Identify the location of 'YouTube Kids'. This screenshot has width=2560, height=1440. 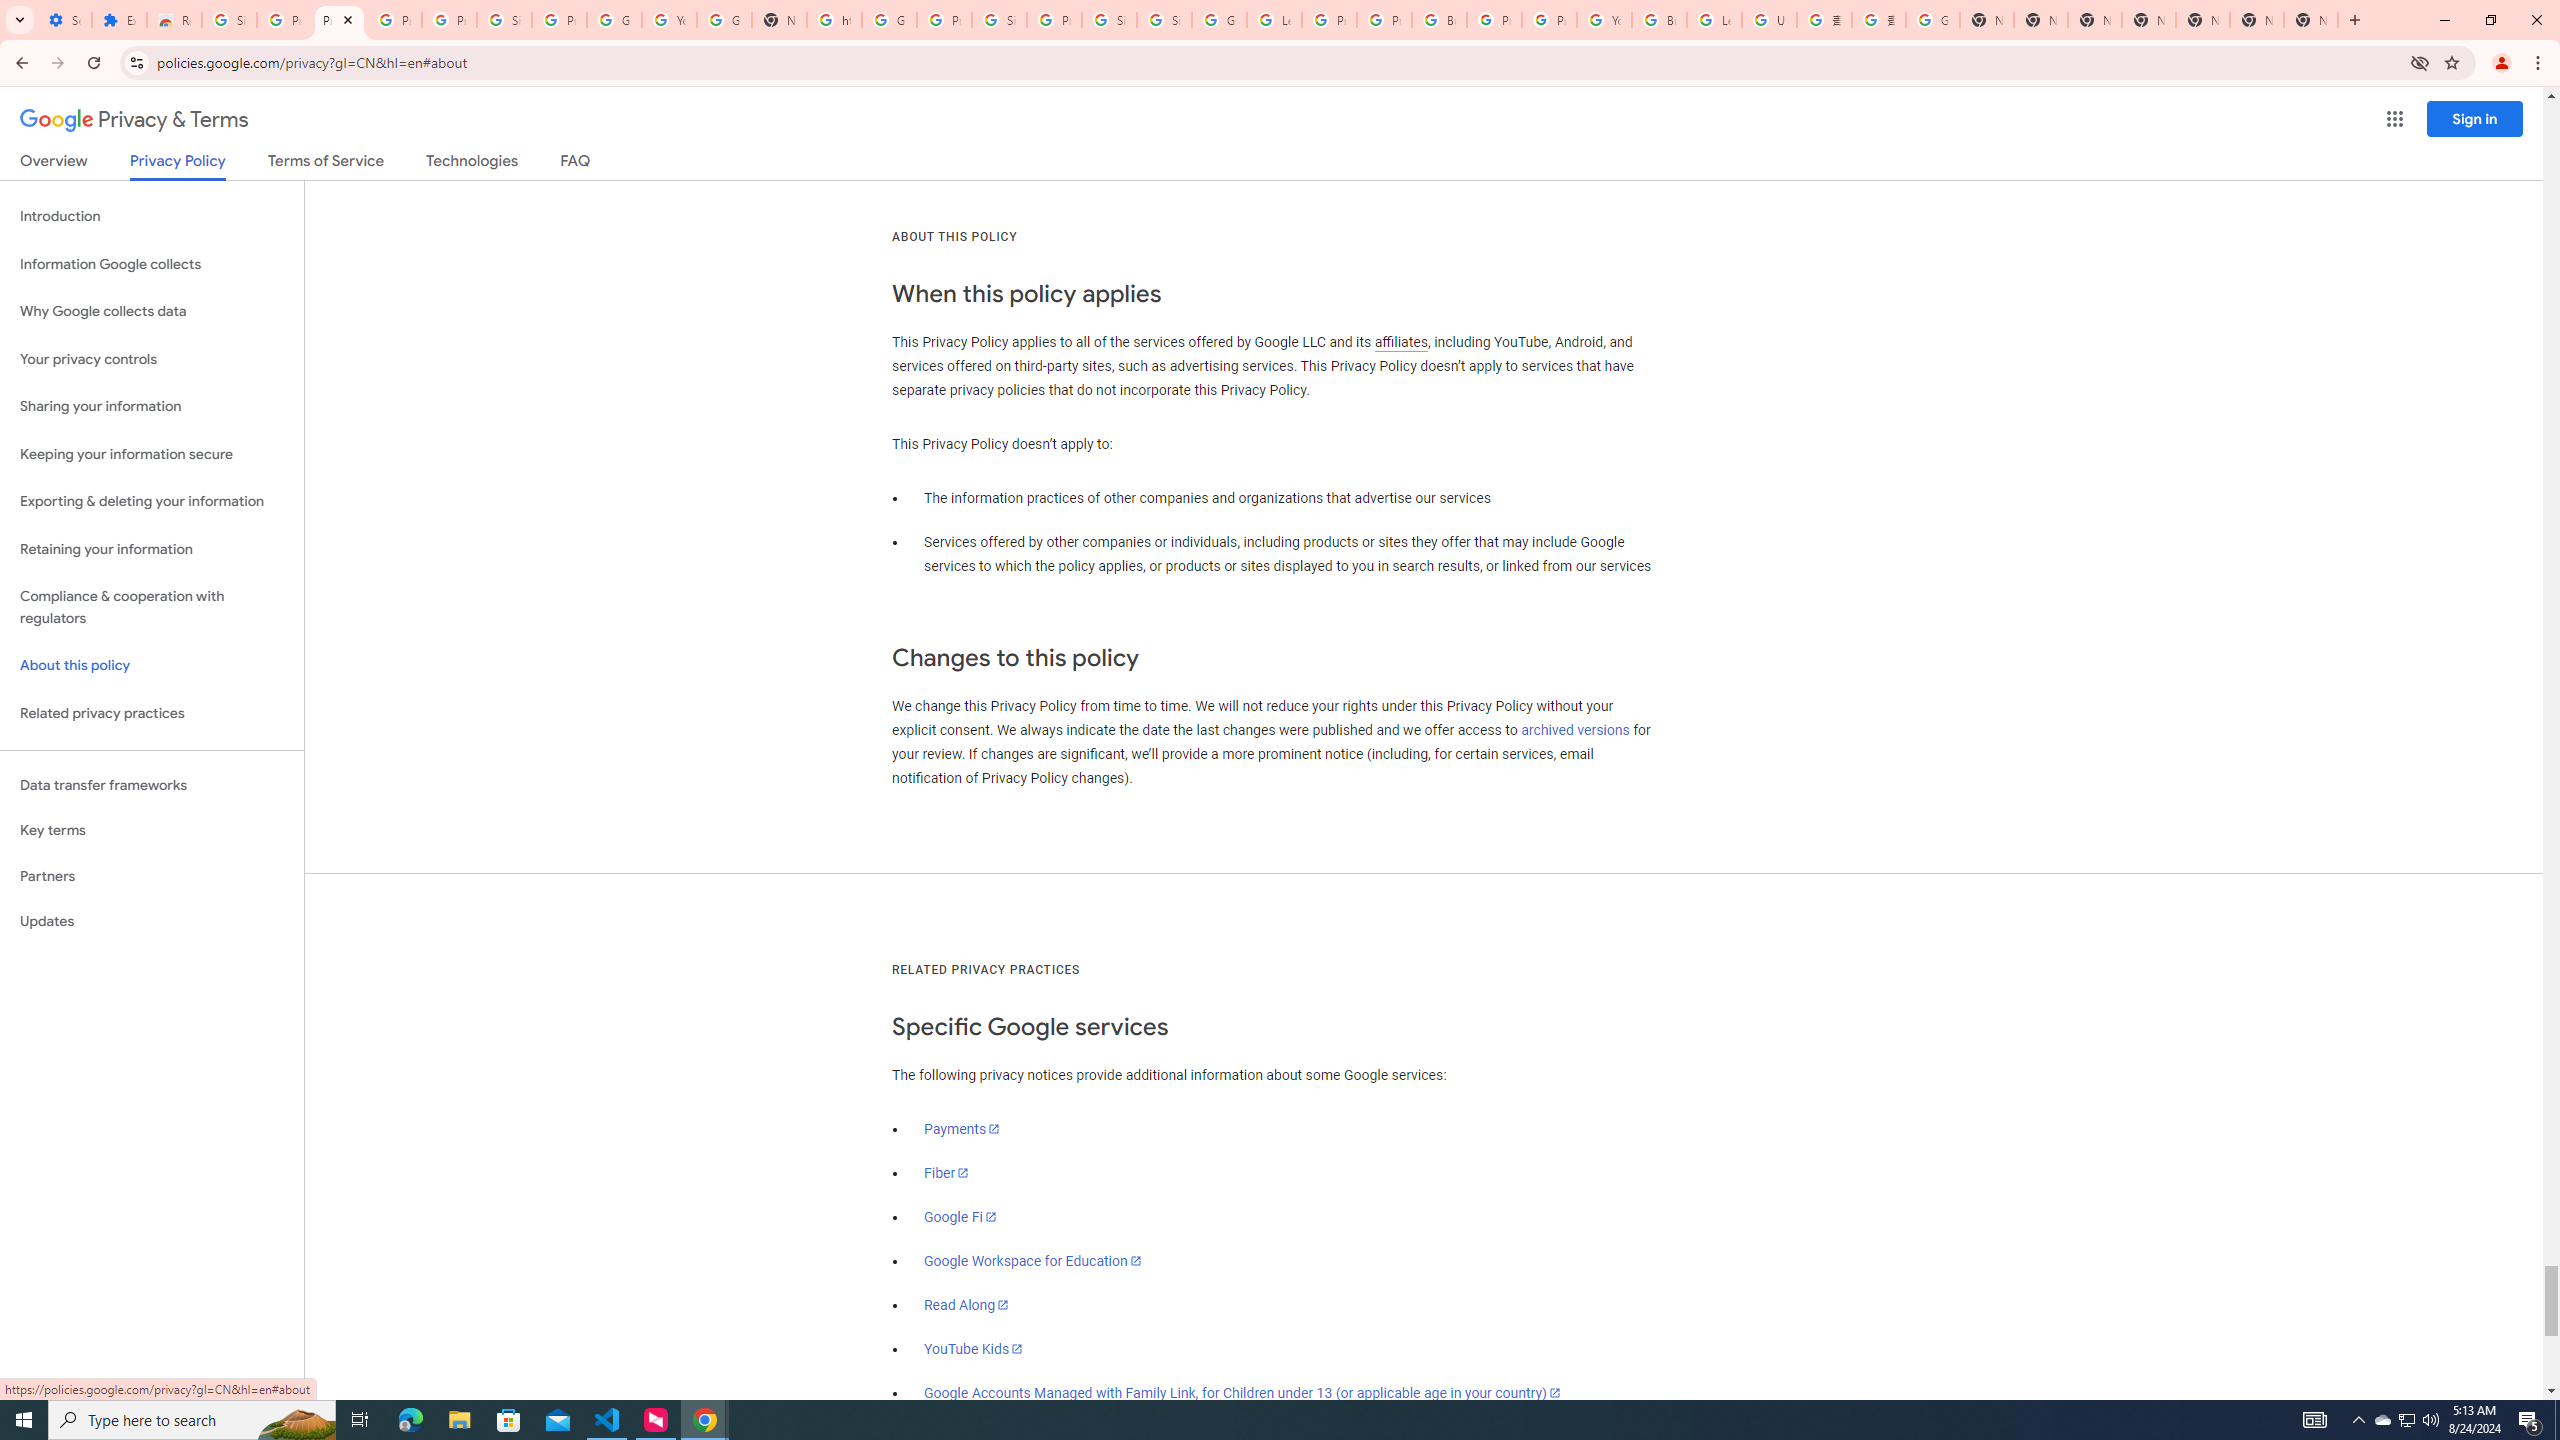
(974, 1348).